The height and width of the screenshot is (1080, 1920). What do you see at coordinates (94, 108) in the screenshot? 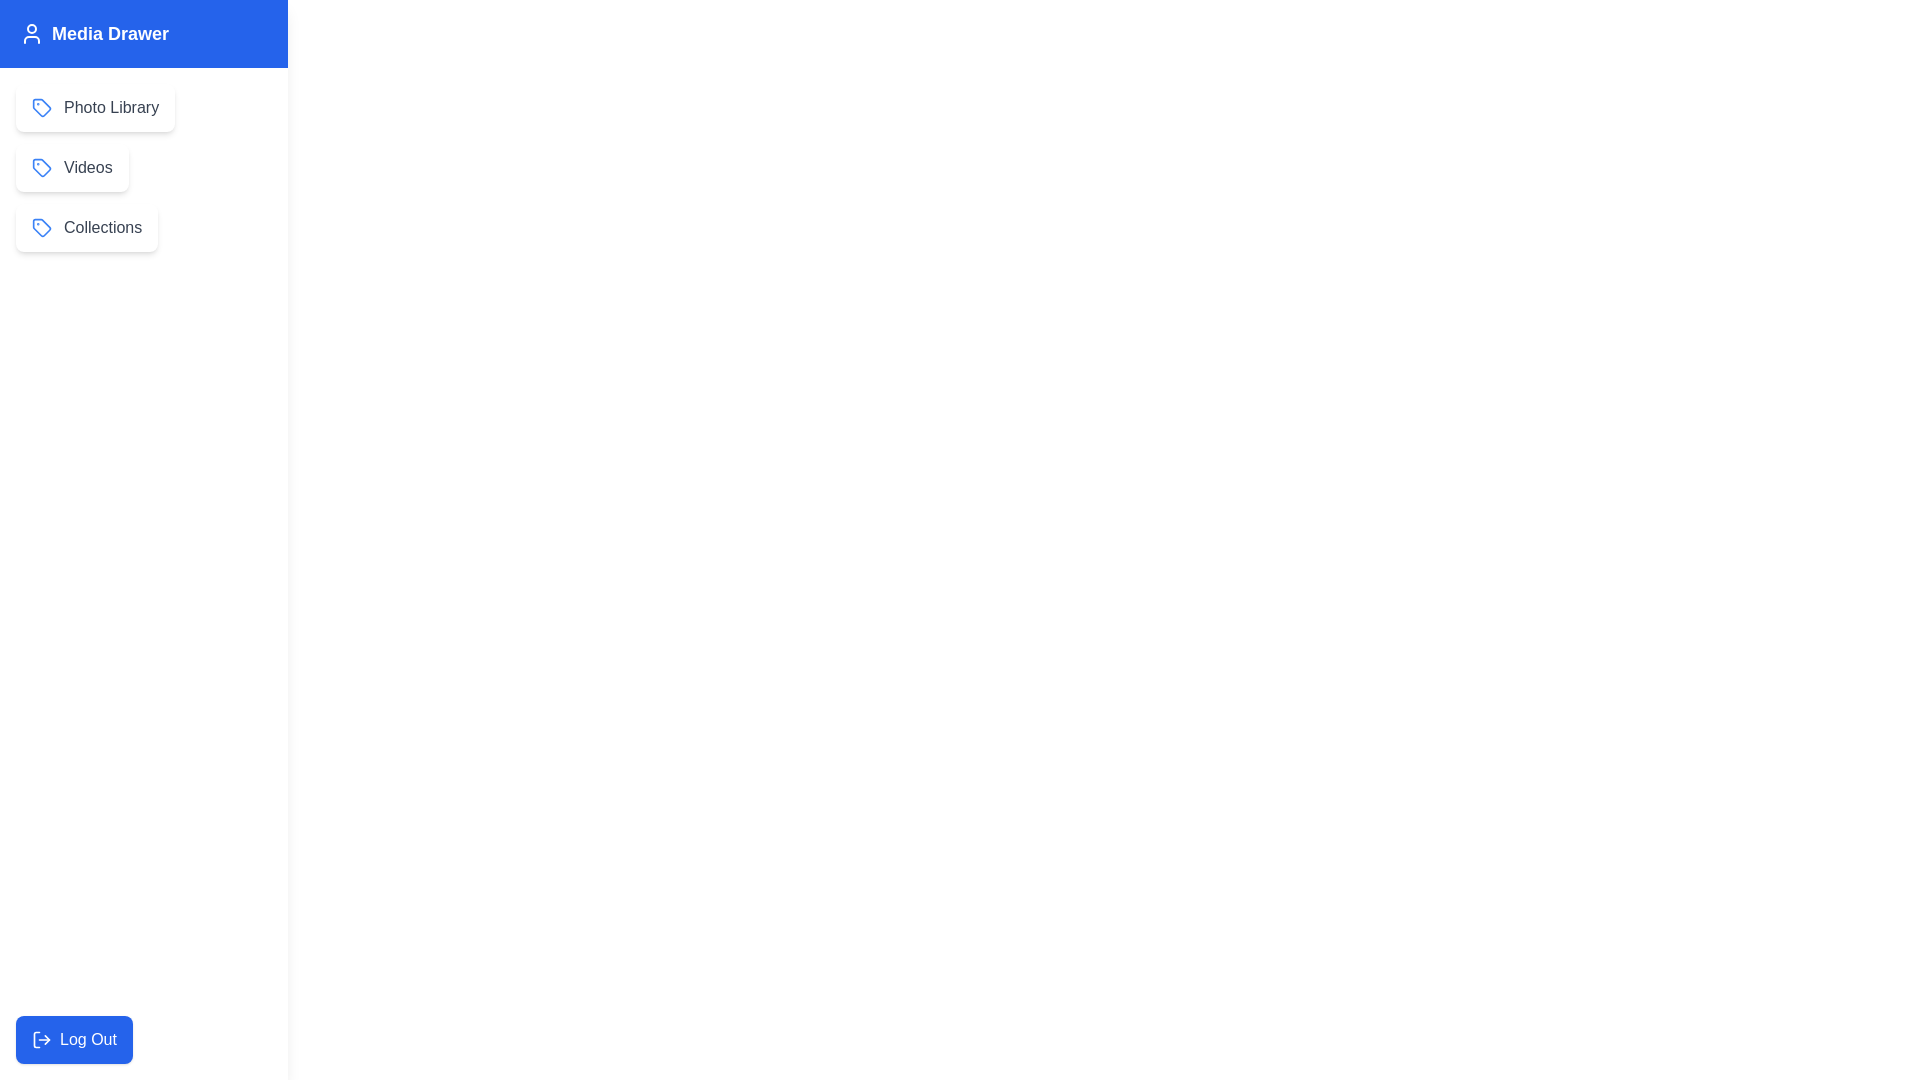
I see `the Photo Library in the MediaSidebarDrawer` at bounding box center [94, 108].